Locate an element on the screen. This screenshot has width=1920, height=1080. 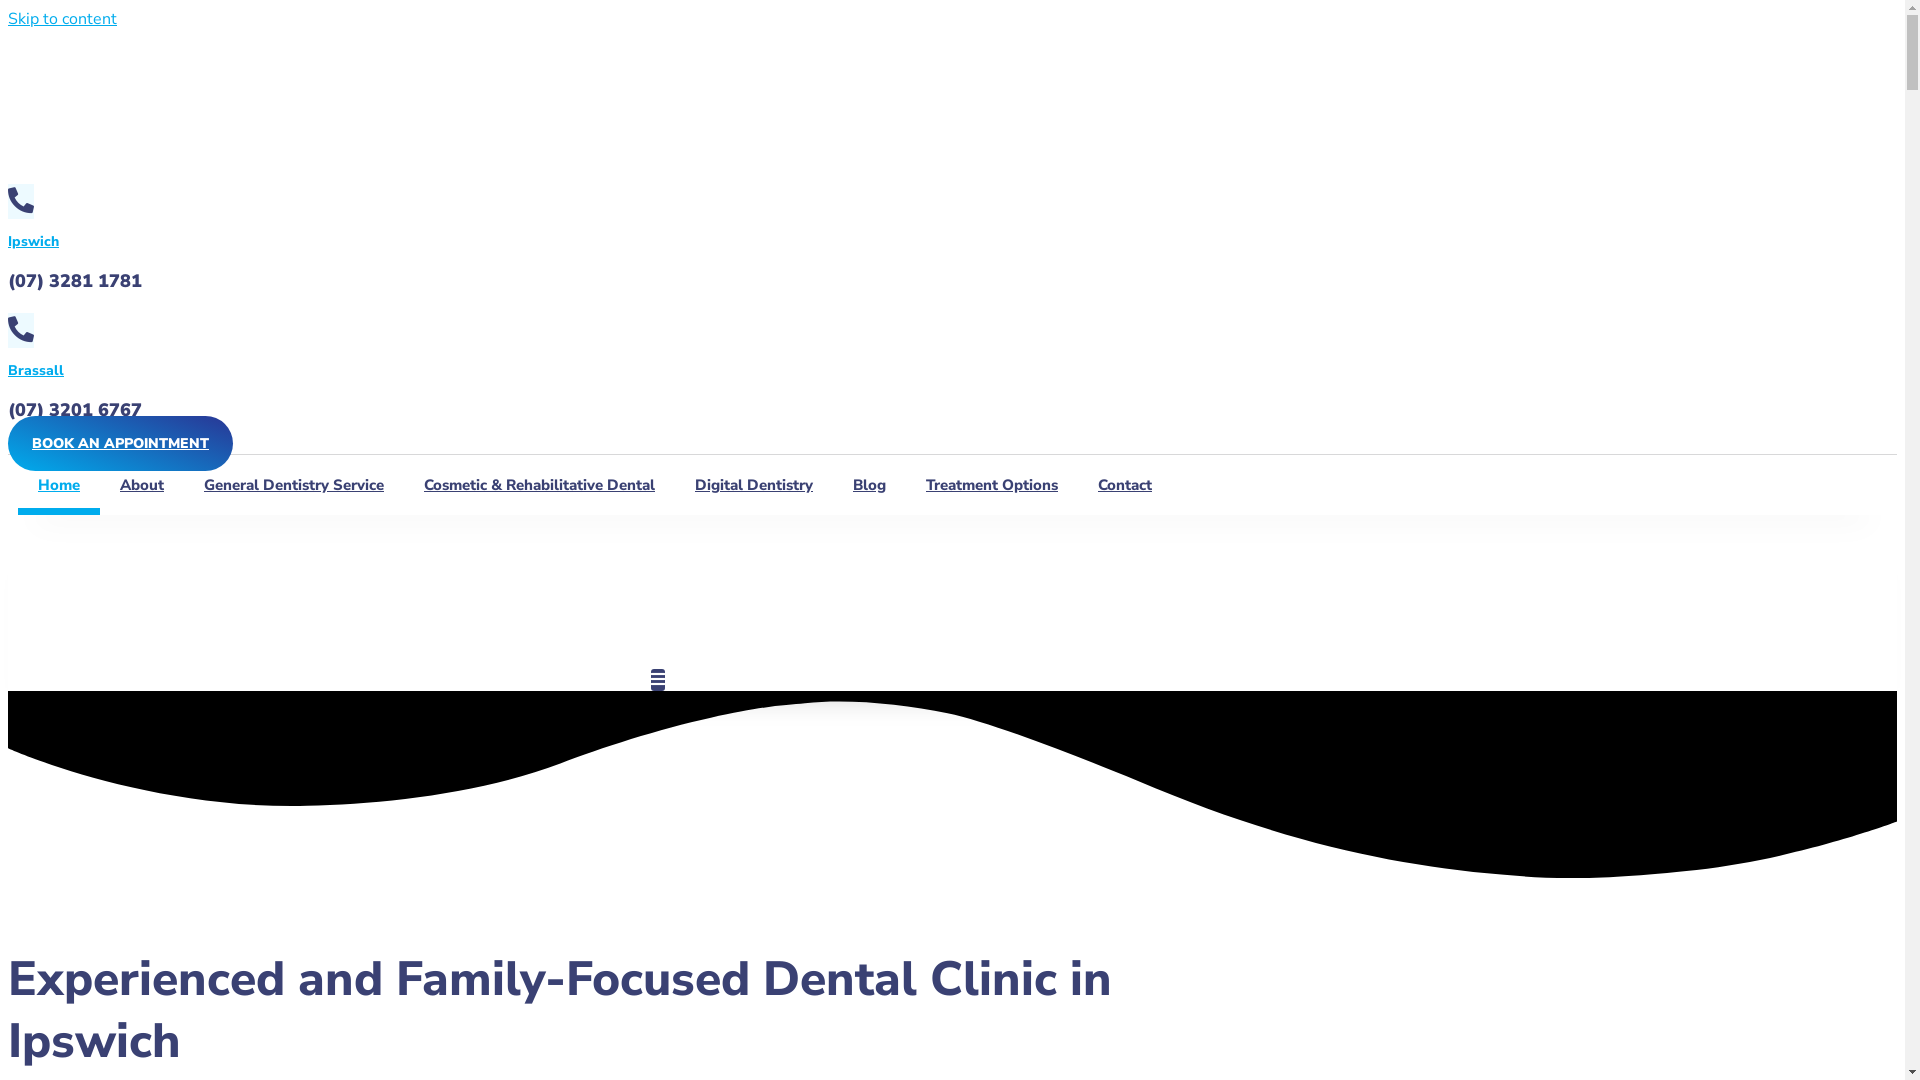
'Treatment Options' is located at coordinates (992, 485).